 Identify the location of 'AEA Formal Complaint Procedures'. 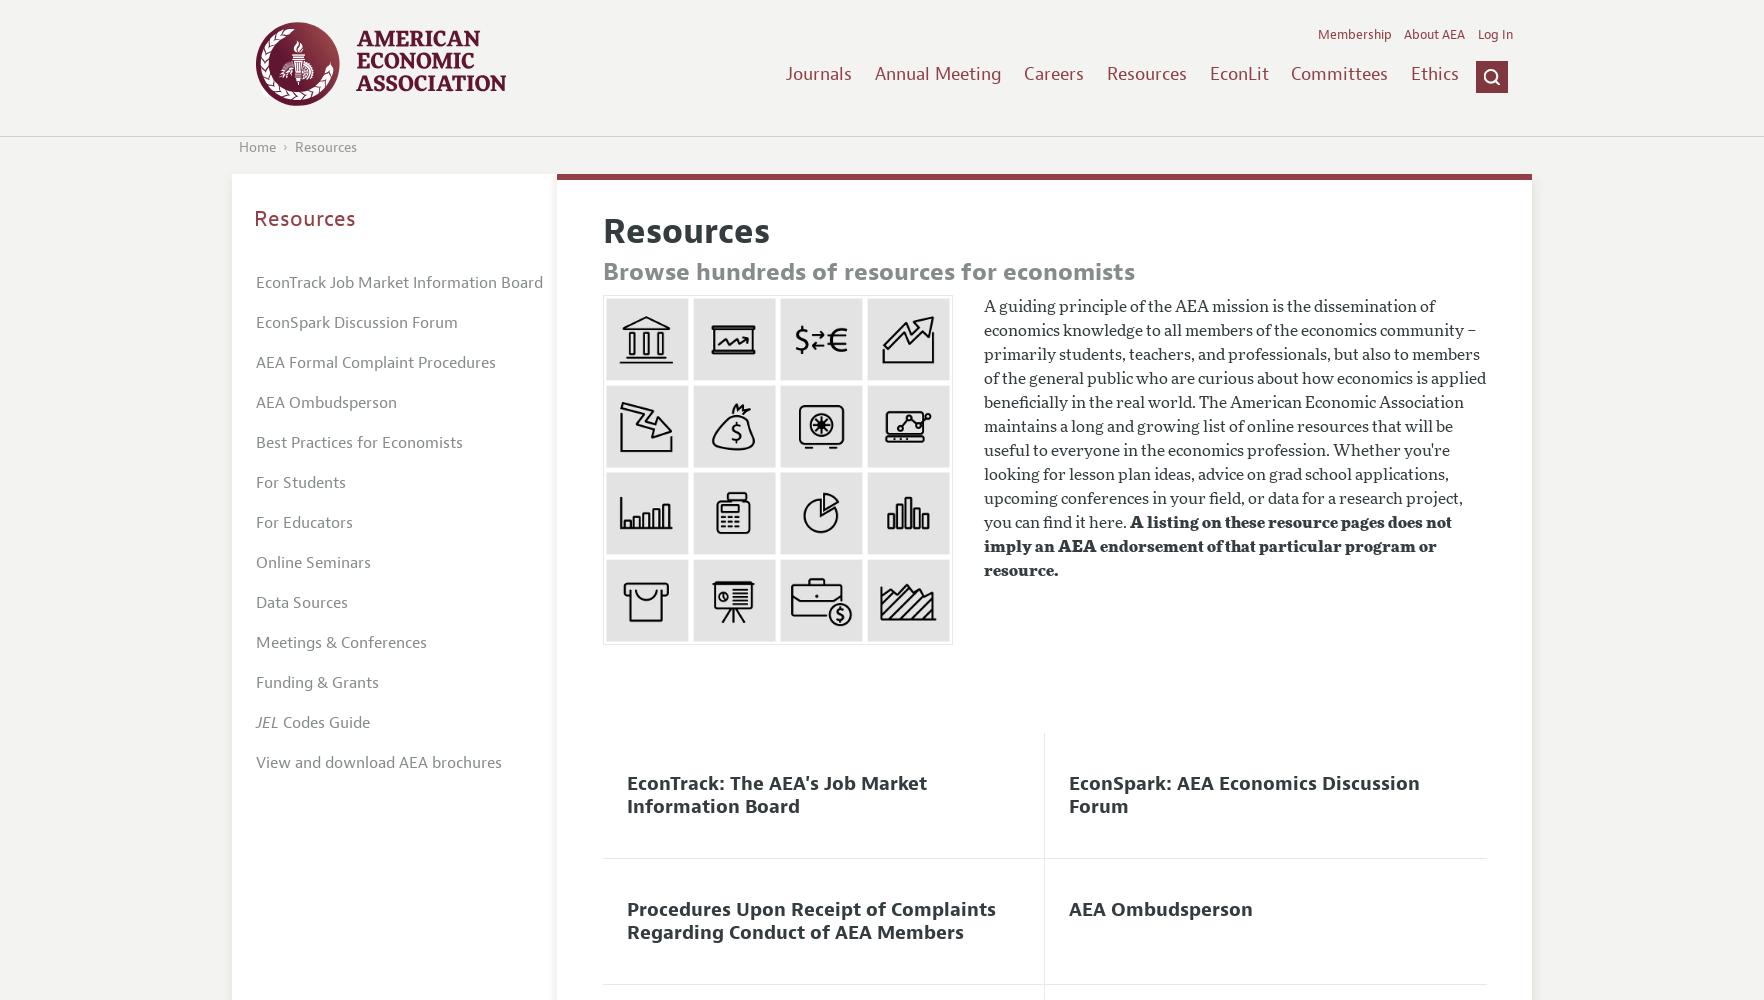
(376, 361).